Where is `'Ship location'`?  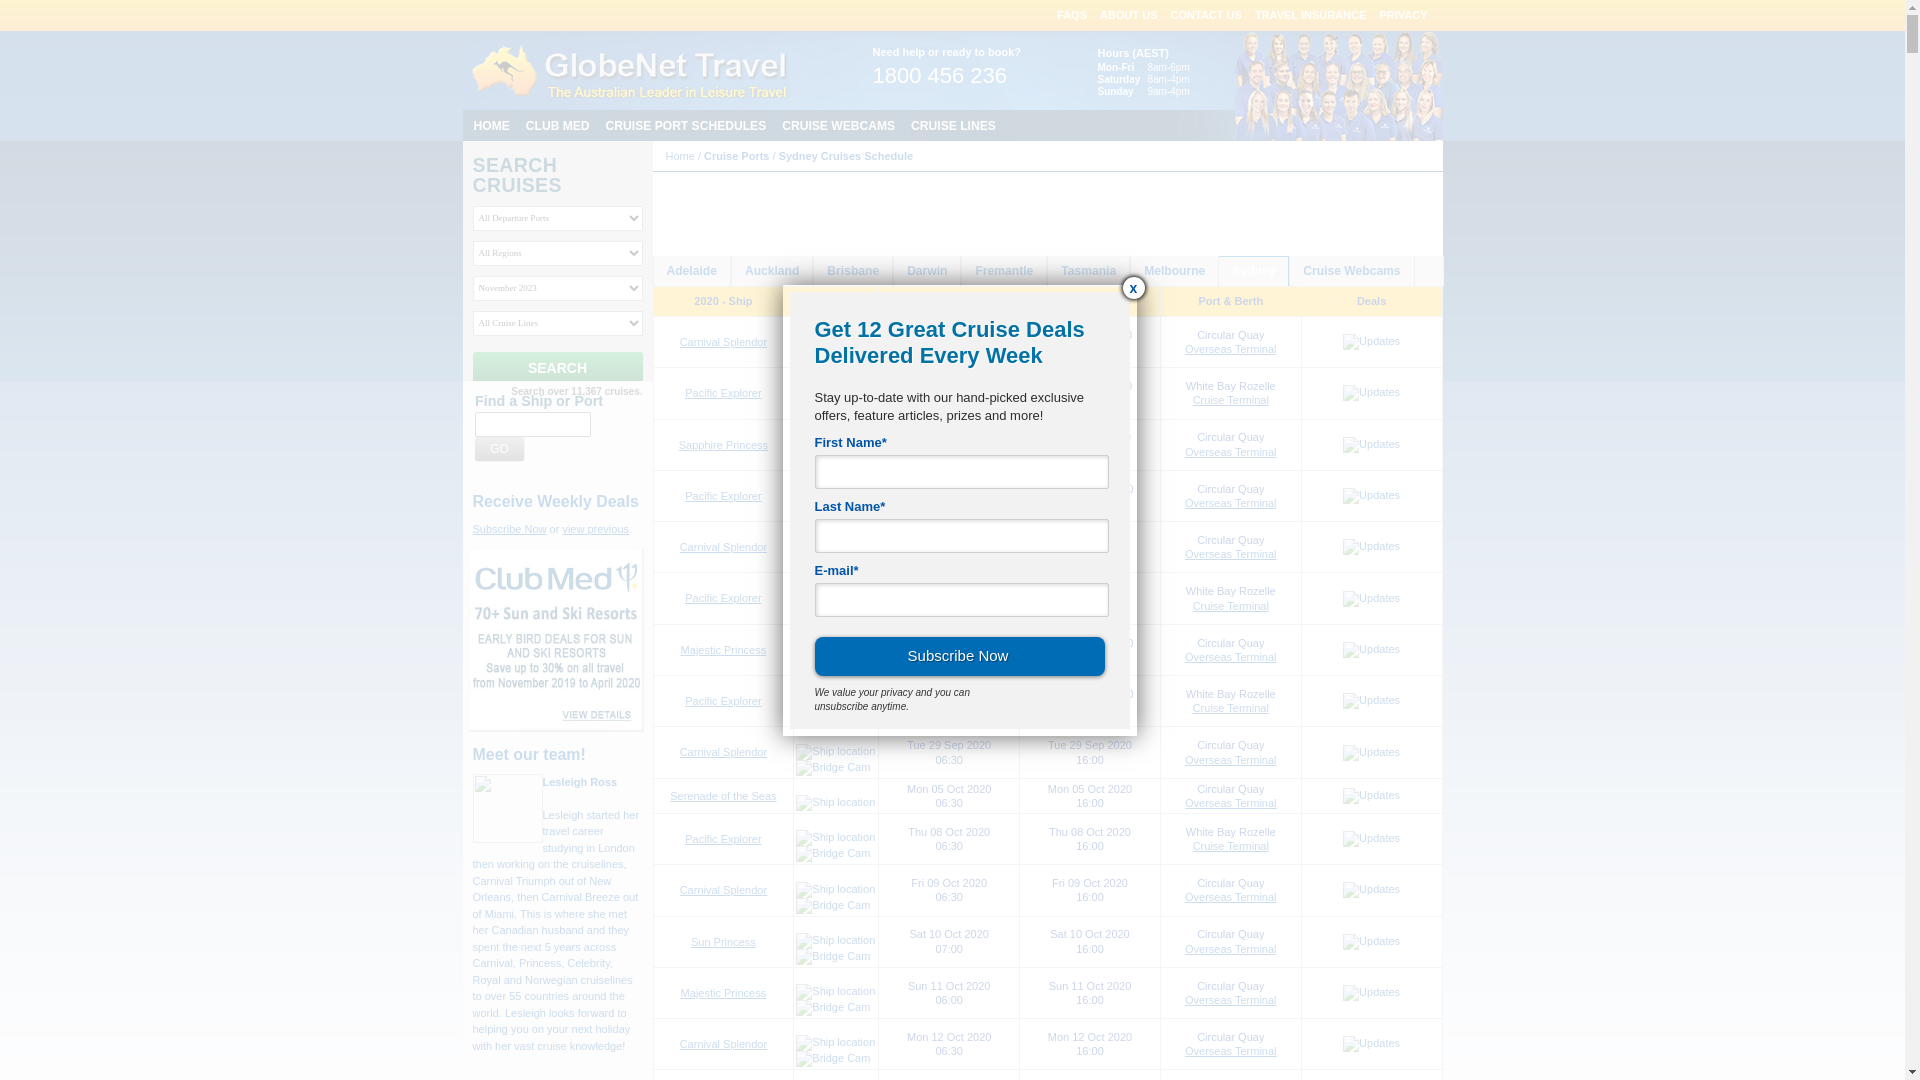
'Ship location' is located at coordinates (795, 889).